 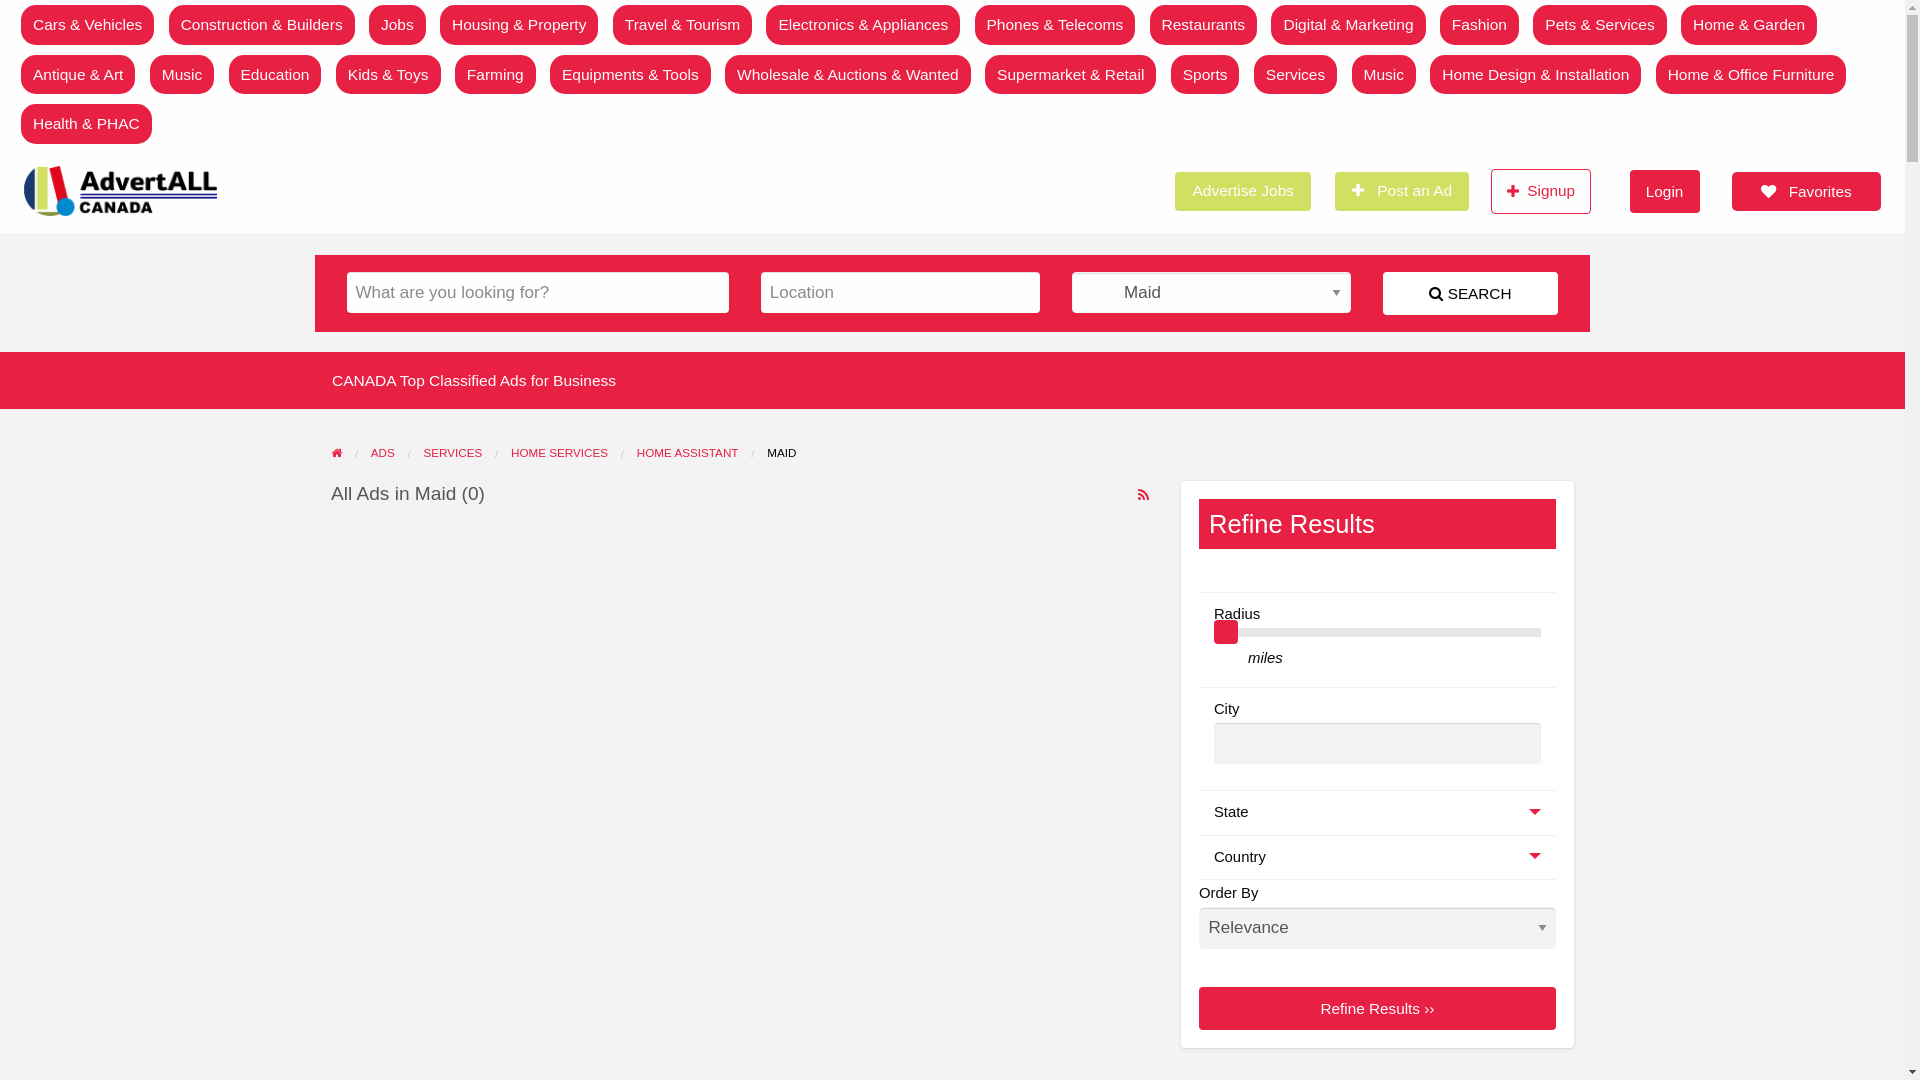 I want to click on 'Home & Office Furniture', so click(x=1750, y=73).